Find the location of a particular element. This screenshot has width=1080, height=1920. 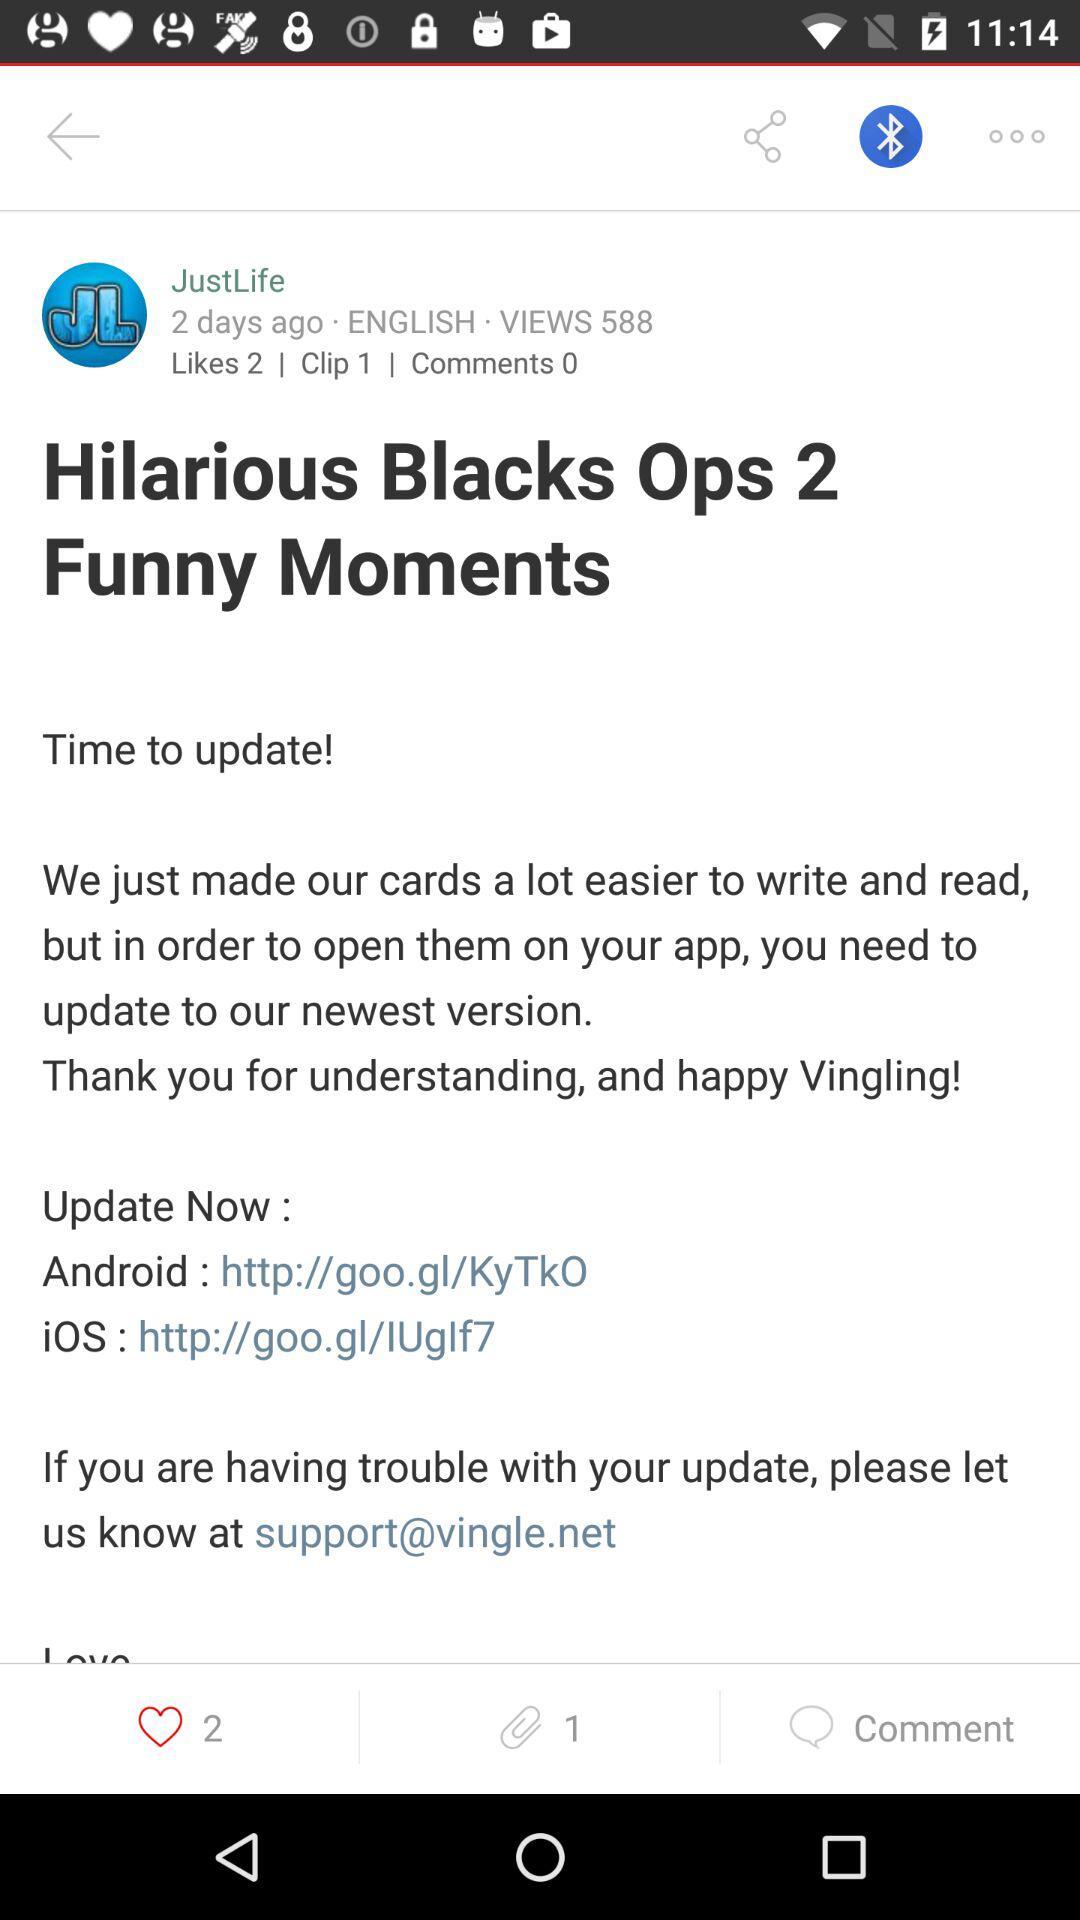

comments 0 is located at coordinates (494, 361).